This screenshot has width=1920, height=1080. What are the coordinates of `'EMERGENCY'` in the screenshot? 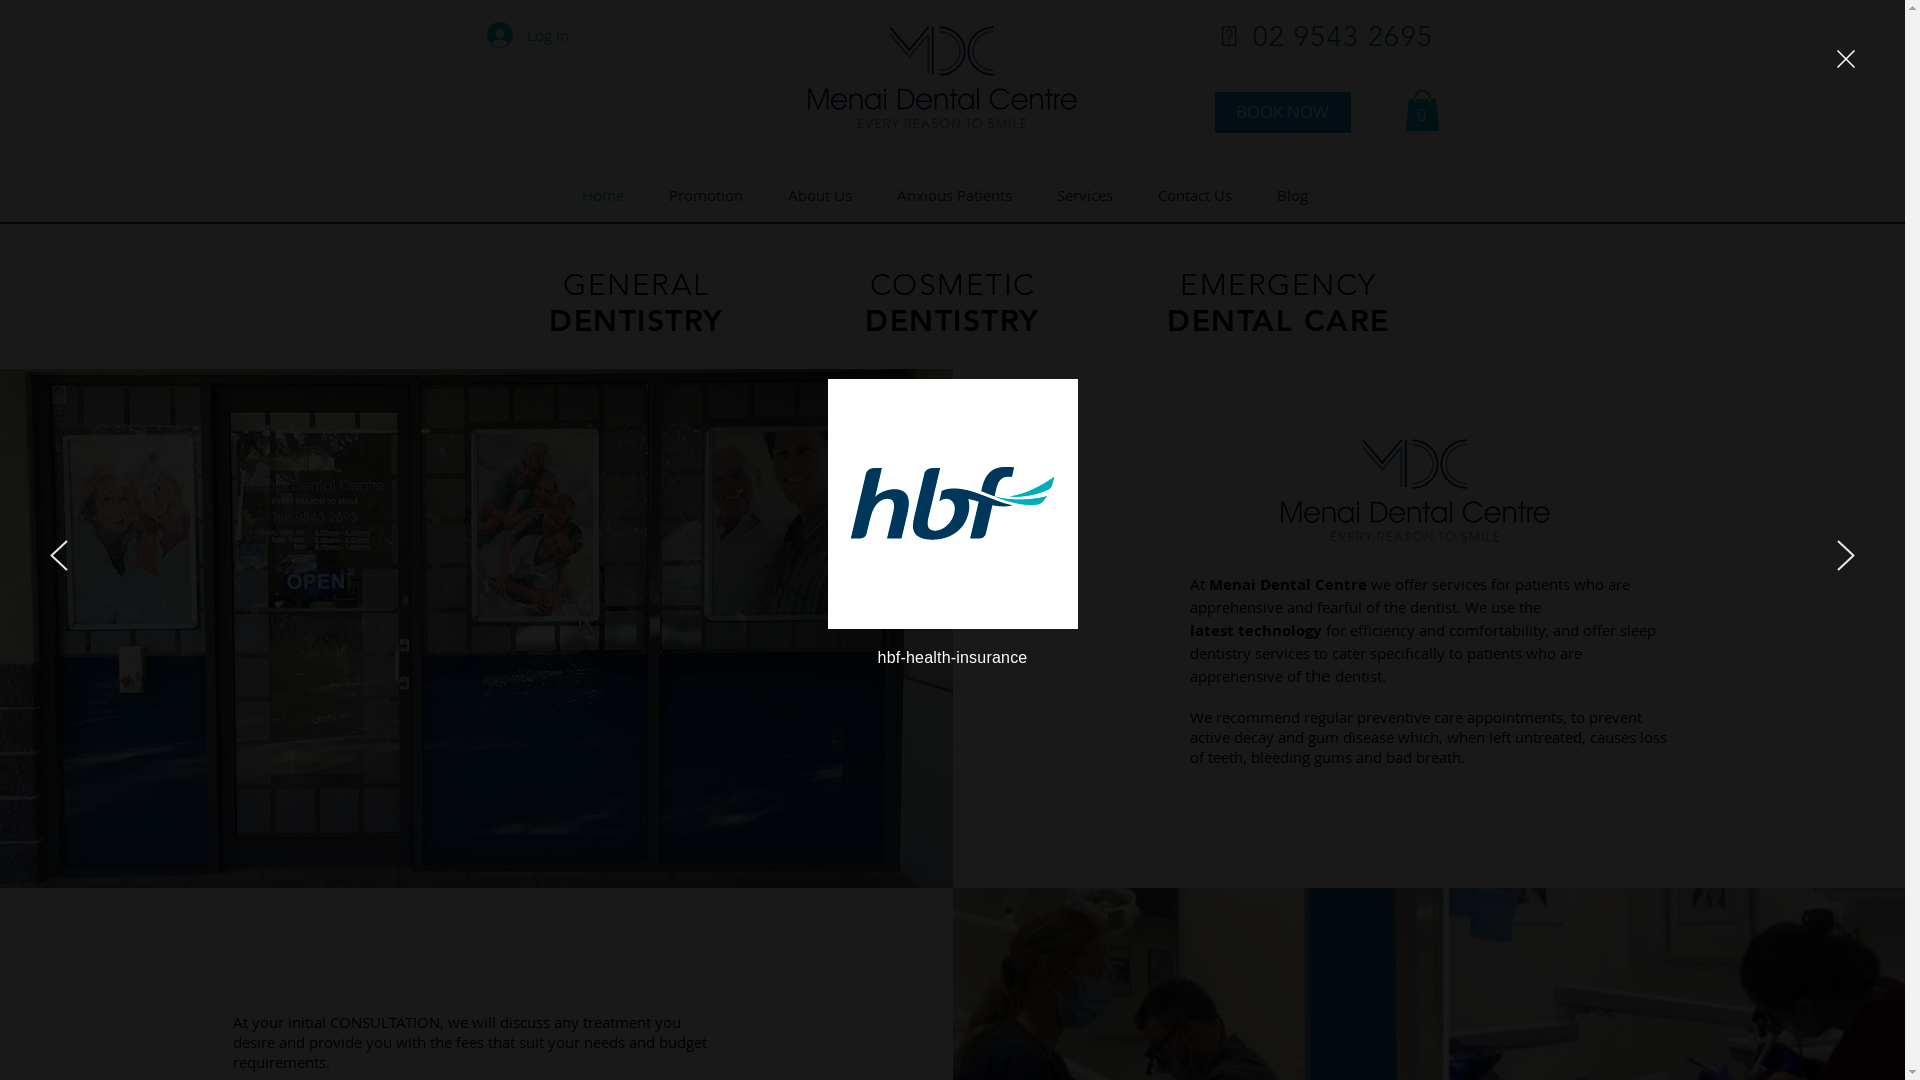 It's located at (1277, 284).